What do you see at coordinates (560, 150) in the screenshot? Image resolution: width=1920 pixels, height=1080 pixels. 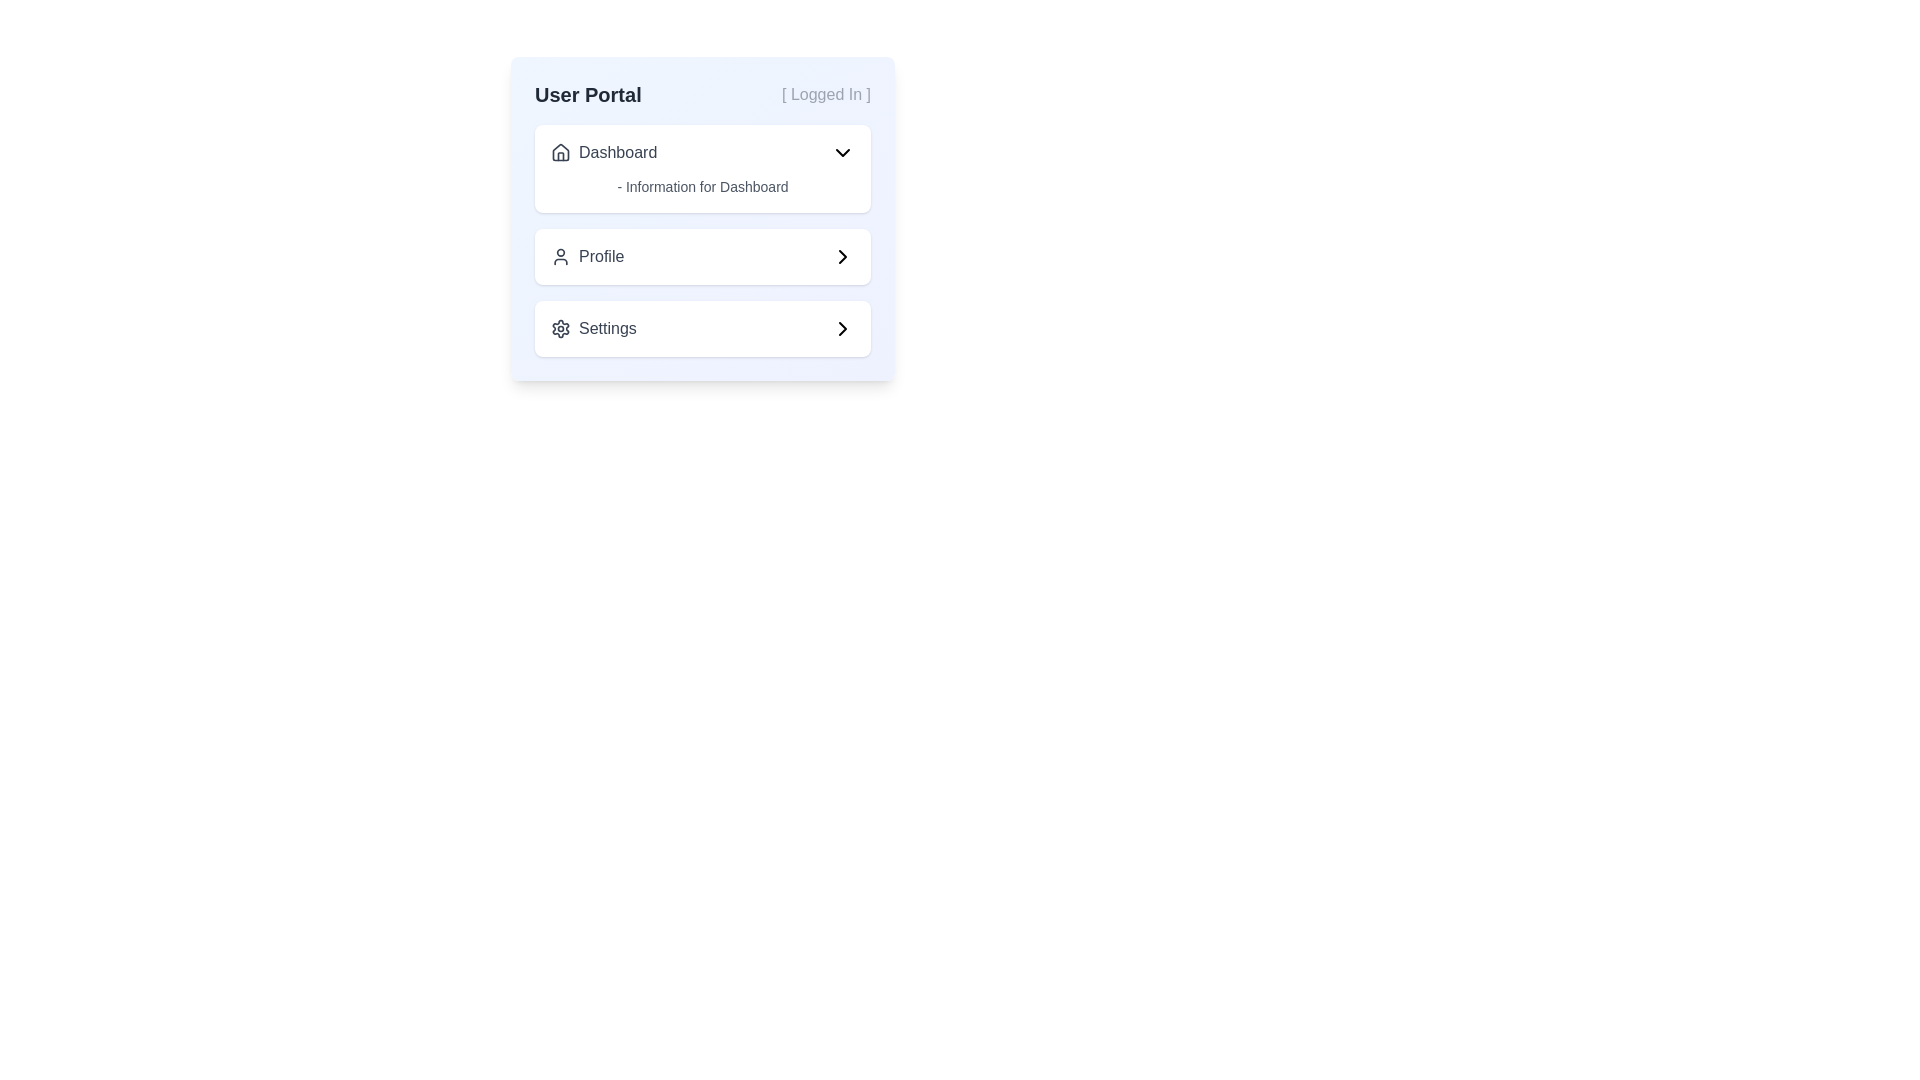 I see `the house icon associated with the 'Dashboard' menu item, which serves as the main navigation point` at bounding box center [560, 150].